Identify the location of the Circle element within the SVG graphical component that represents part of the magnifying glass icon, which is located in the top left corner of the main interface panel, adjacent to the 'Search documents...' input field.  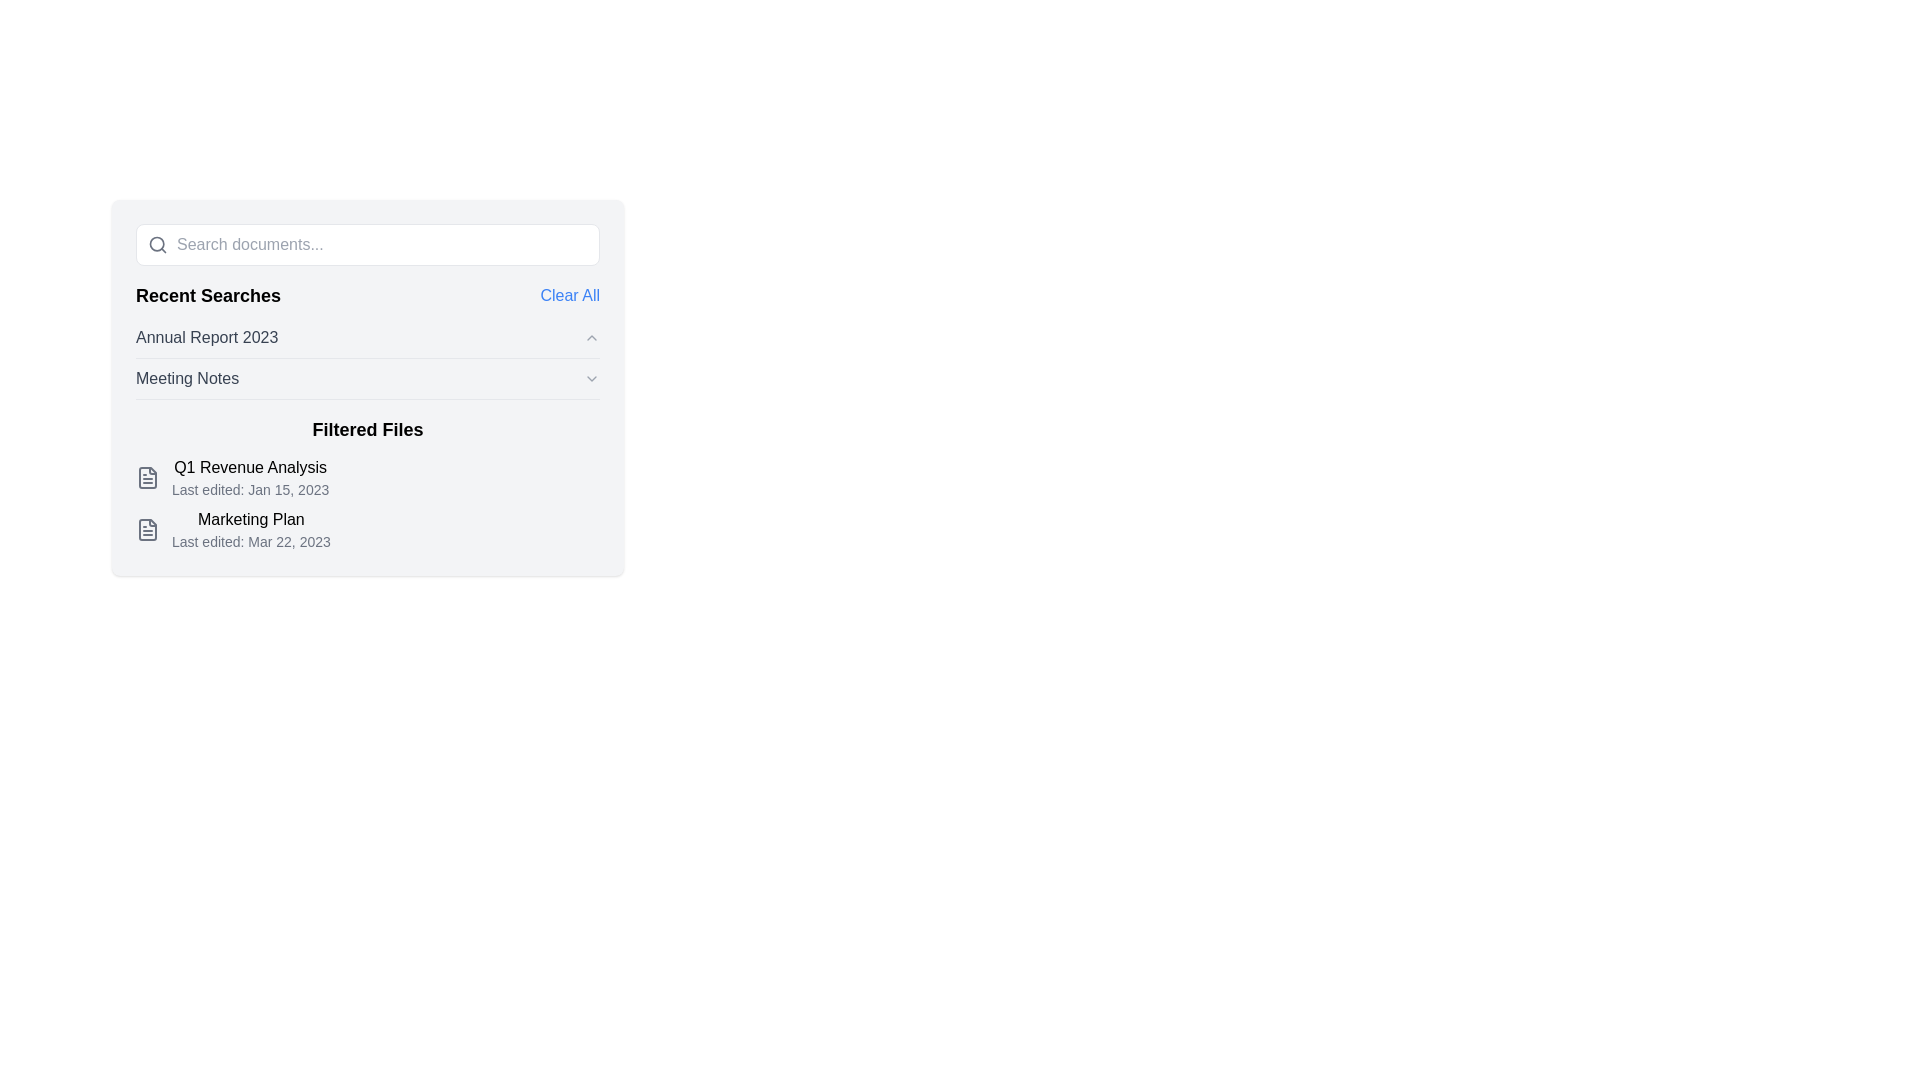
(156, 243).